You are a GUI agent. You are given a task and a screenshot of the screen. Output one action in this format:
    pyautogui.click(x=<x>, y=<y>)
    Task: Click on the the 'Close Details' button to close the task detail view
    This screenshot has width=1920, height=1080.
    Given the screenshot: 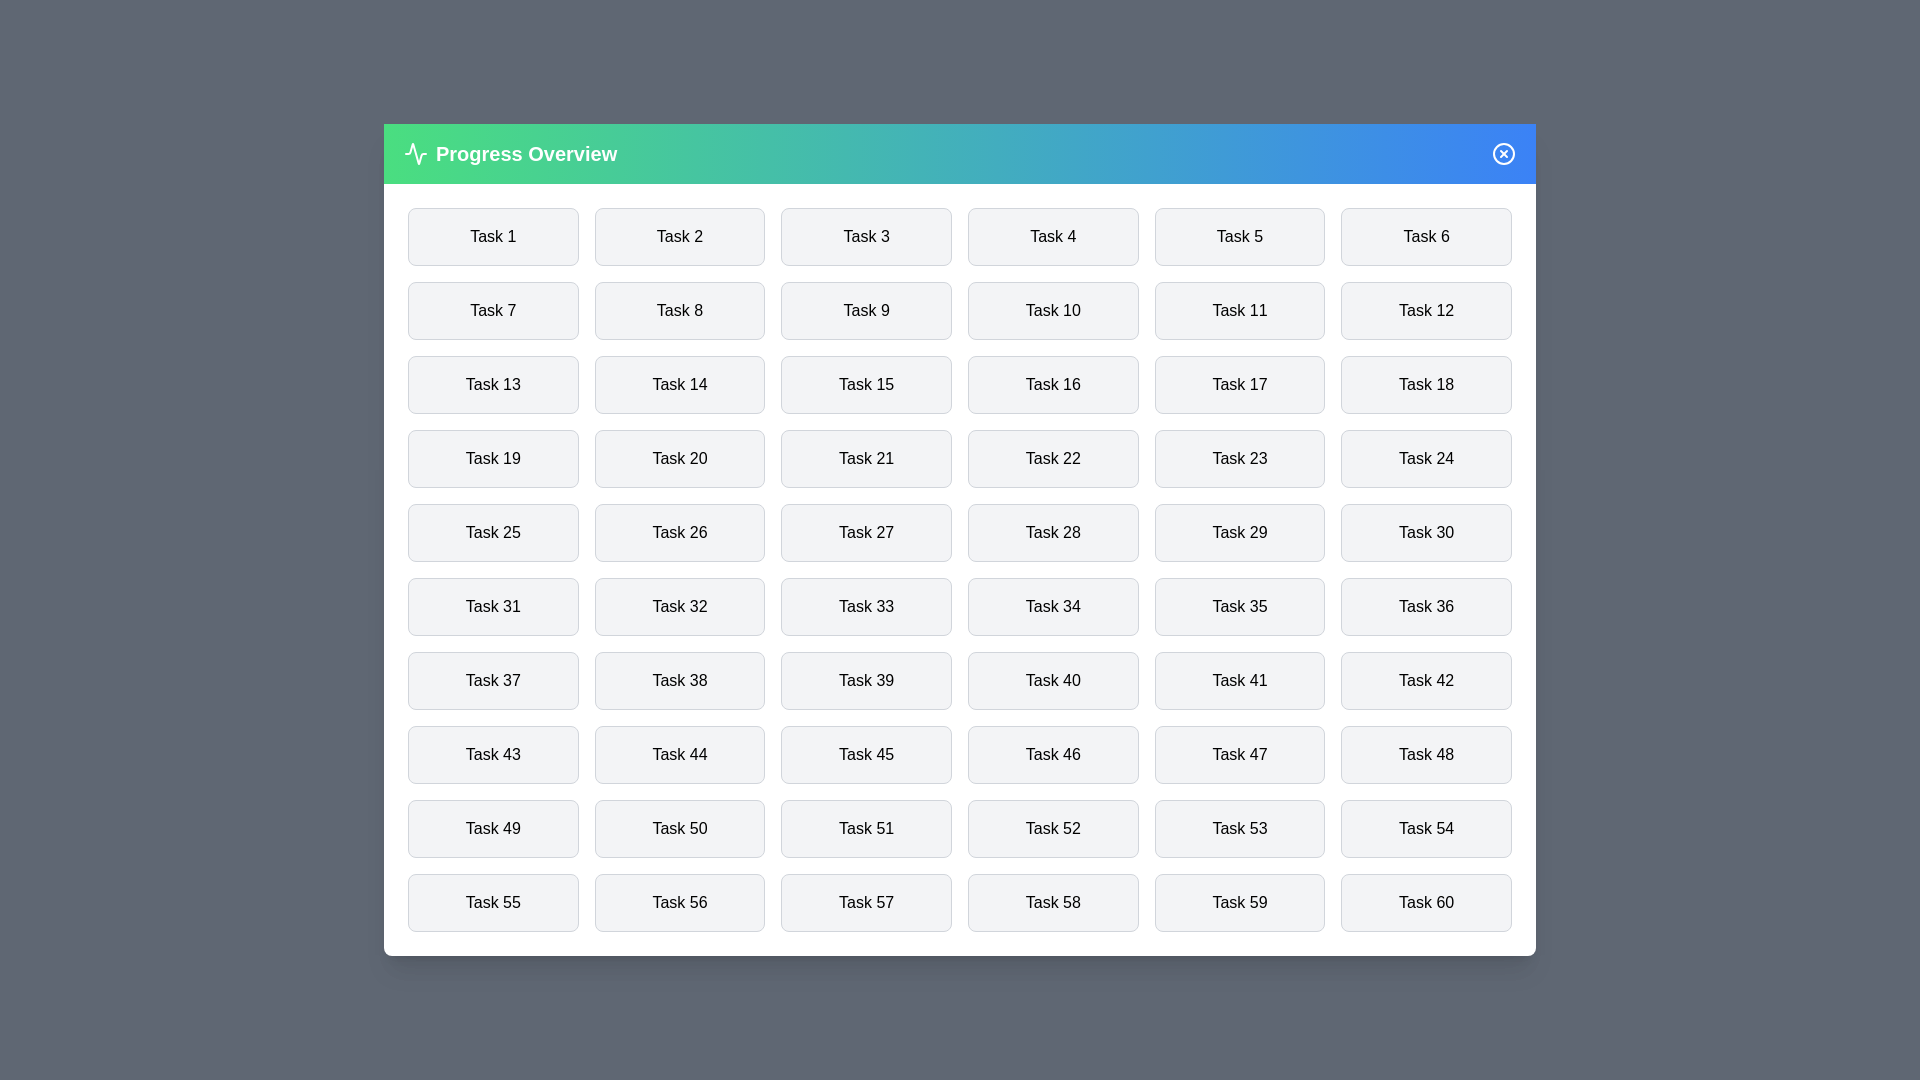 What is the action you would take?
    pyautogui.click(x=1503, y=153)
    